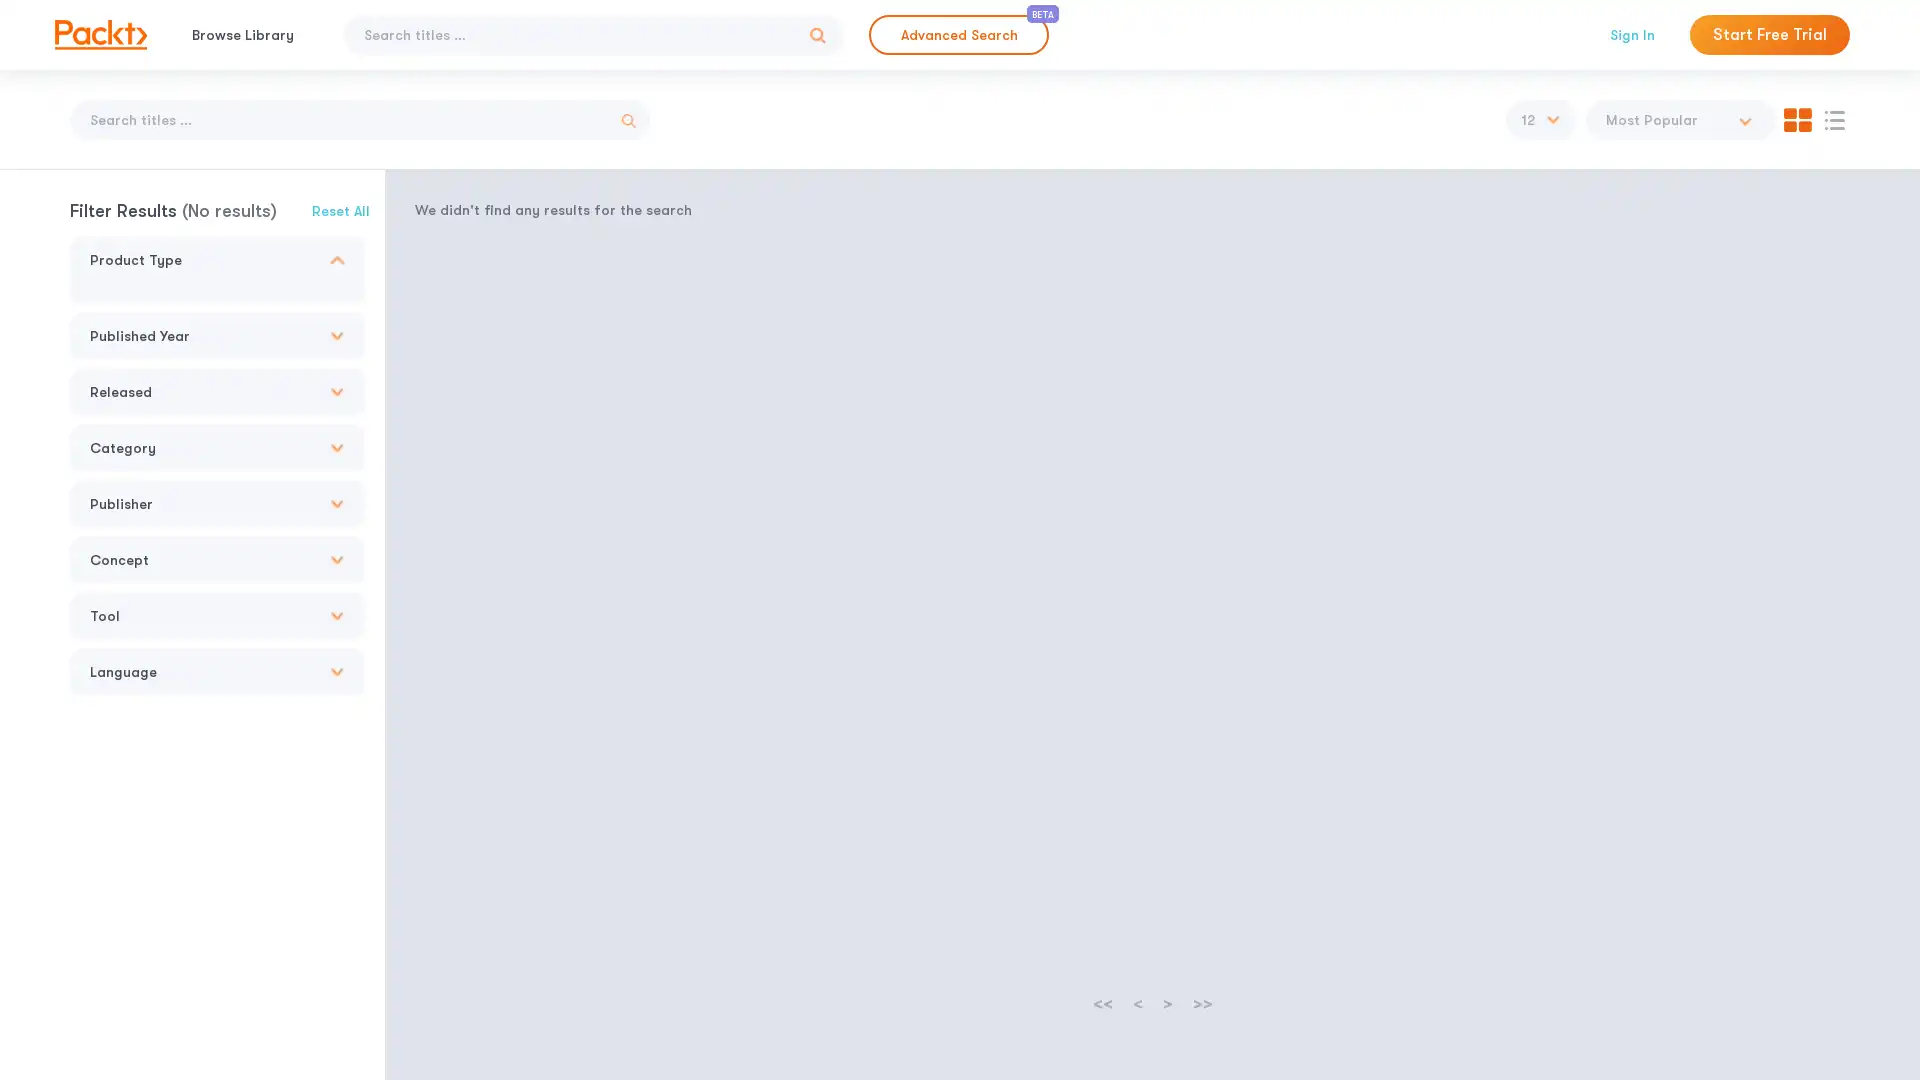  I want to click on >>, so click(1200, 1005).